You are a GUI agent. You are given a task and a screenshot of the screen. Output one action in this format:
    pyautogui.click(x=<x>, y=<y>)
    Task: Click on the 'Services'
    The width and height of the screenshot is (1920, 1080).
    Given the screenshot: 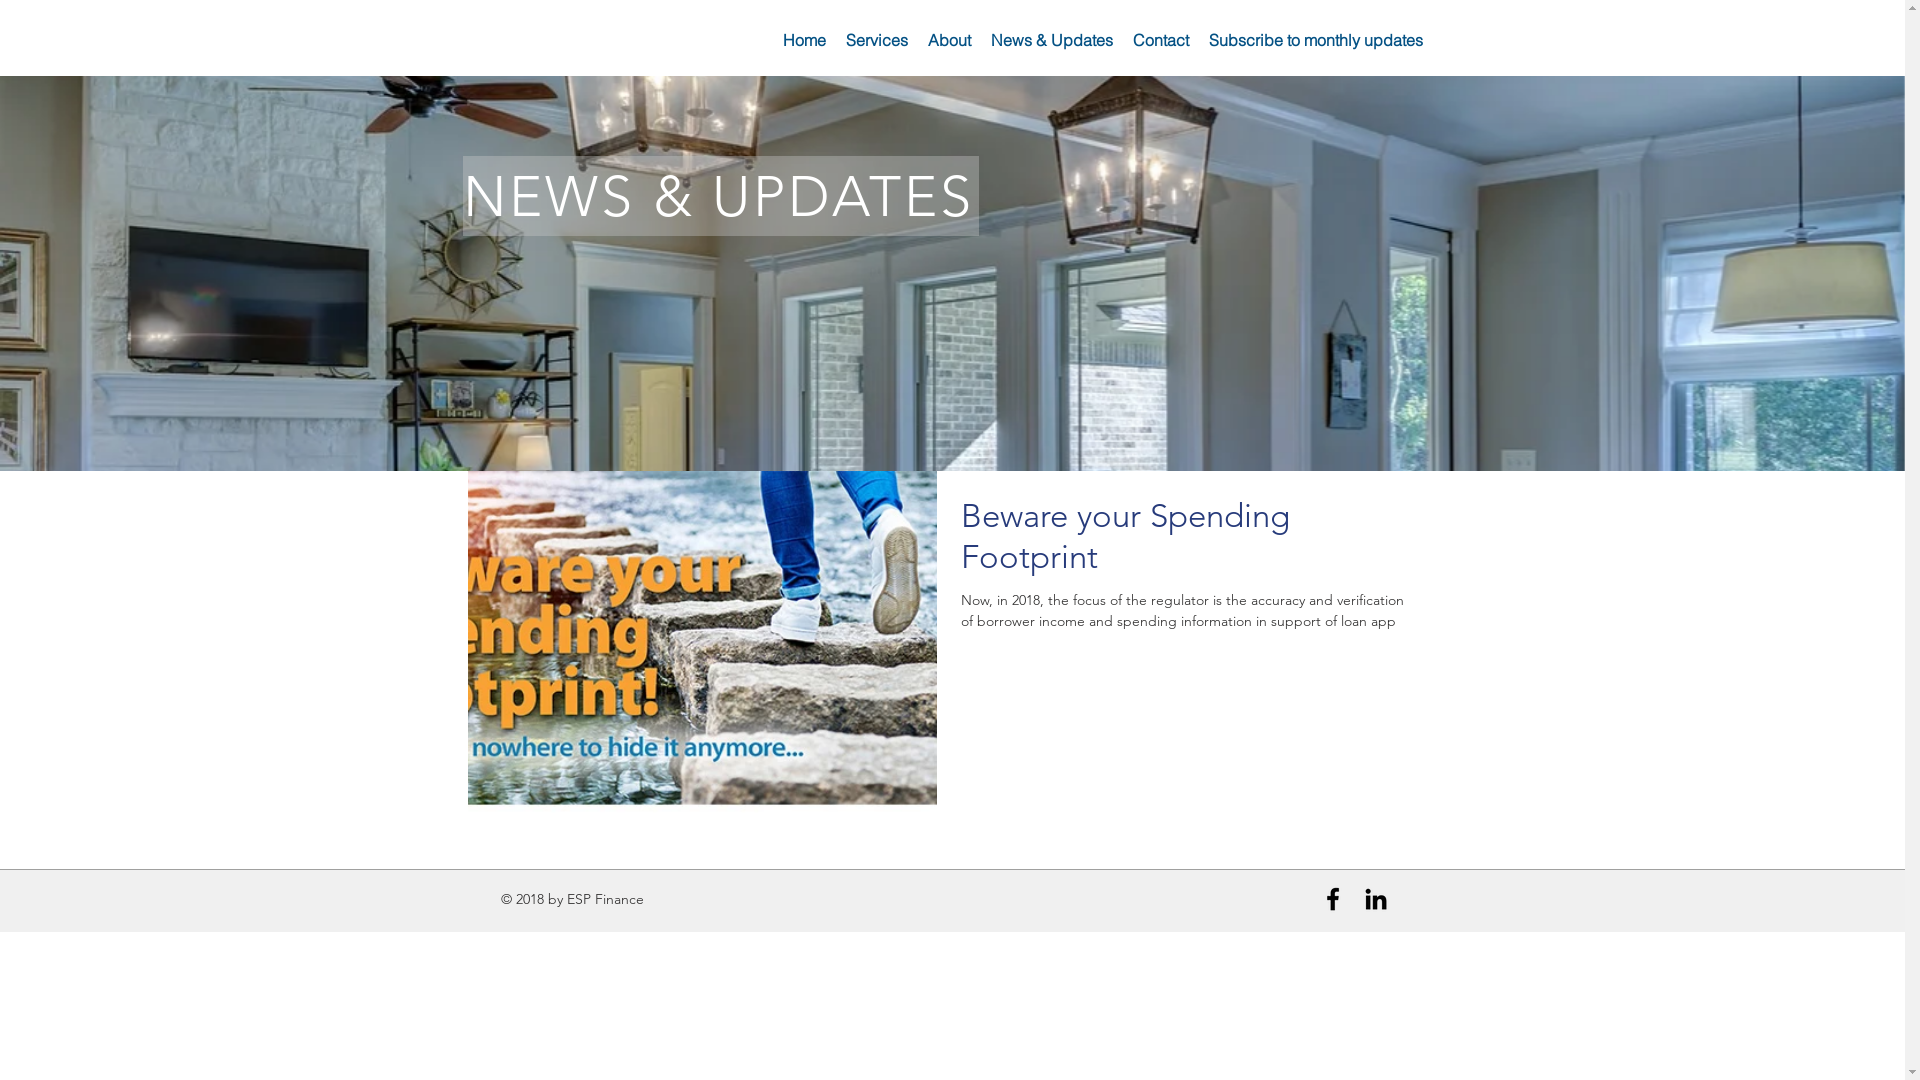 What is the action you would take?
    pyautogui.click(x=835, y=39)
    